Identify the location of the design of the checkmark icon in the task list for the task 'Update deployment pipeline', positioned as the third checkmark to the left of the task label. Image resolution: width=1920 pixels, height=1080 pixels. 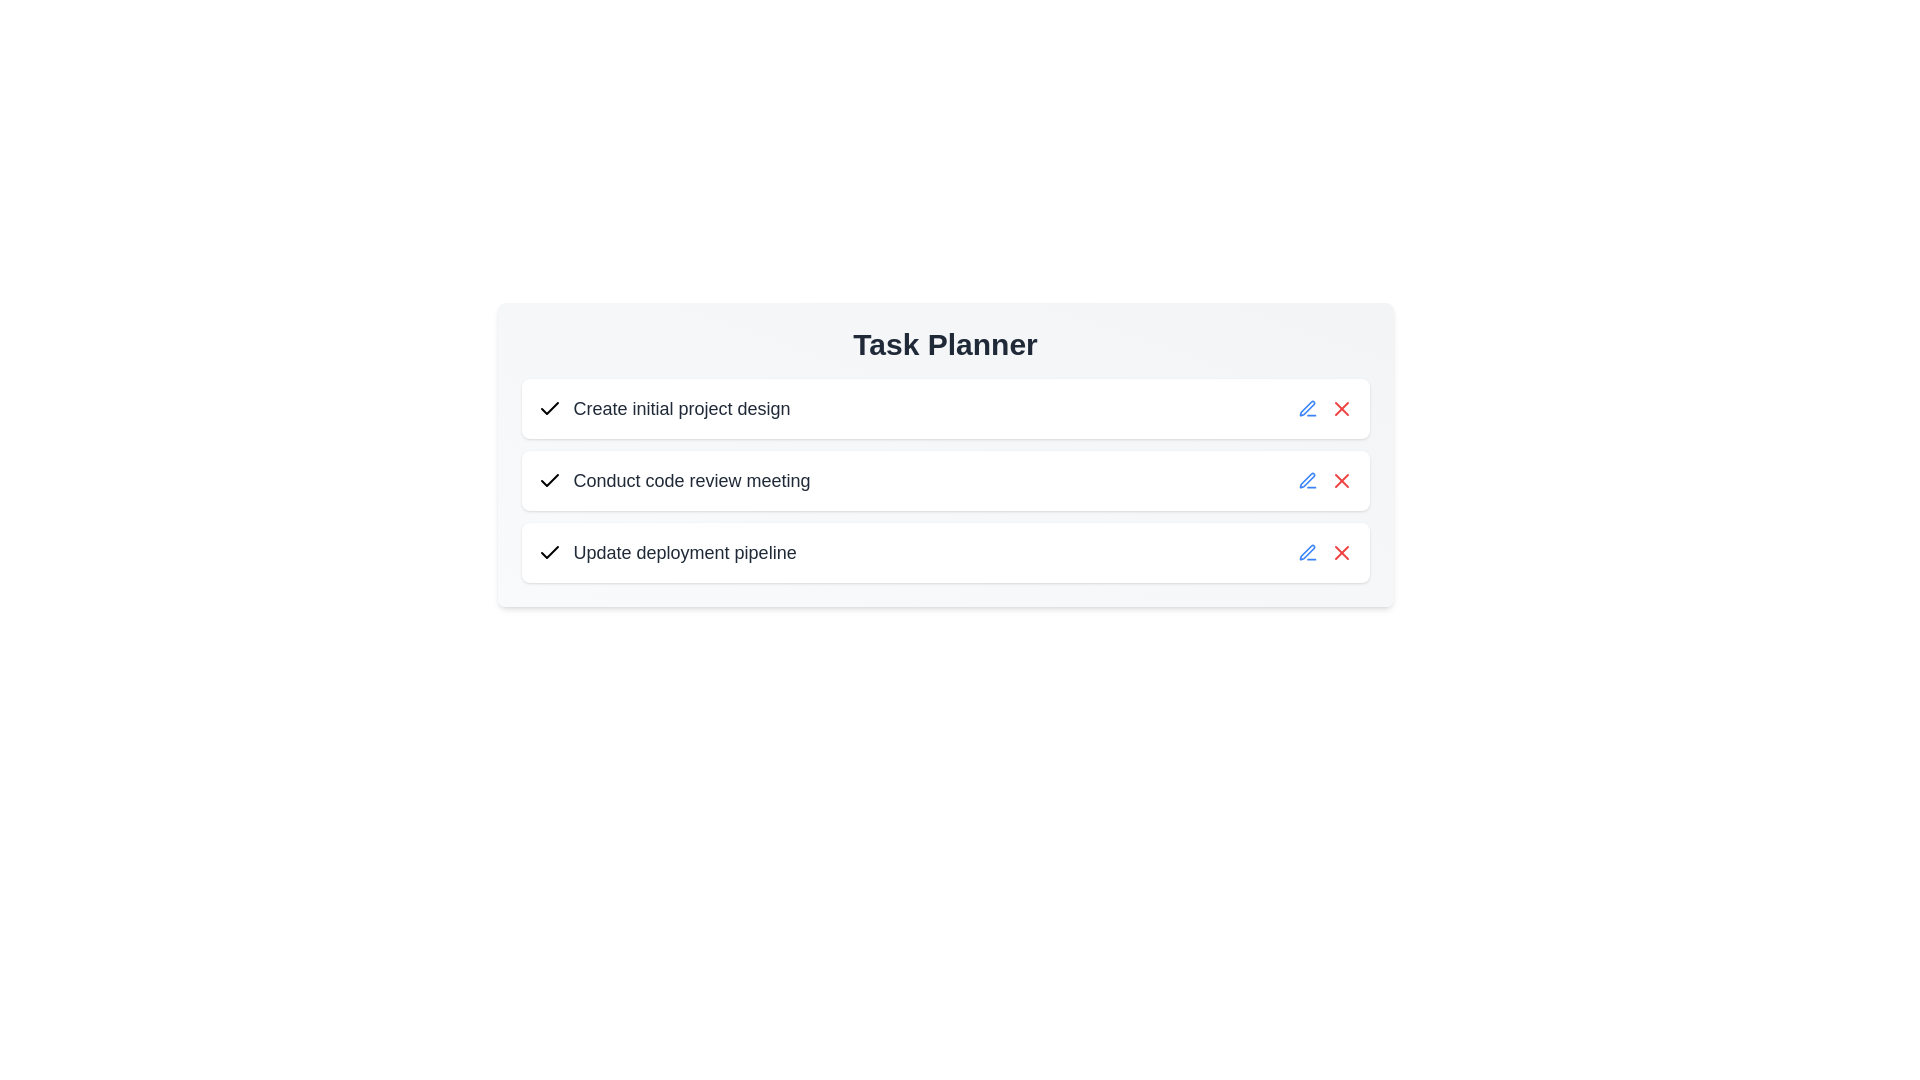
(549, 552).